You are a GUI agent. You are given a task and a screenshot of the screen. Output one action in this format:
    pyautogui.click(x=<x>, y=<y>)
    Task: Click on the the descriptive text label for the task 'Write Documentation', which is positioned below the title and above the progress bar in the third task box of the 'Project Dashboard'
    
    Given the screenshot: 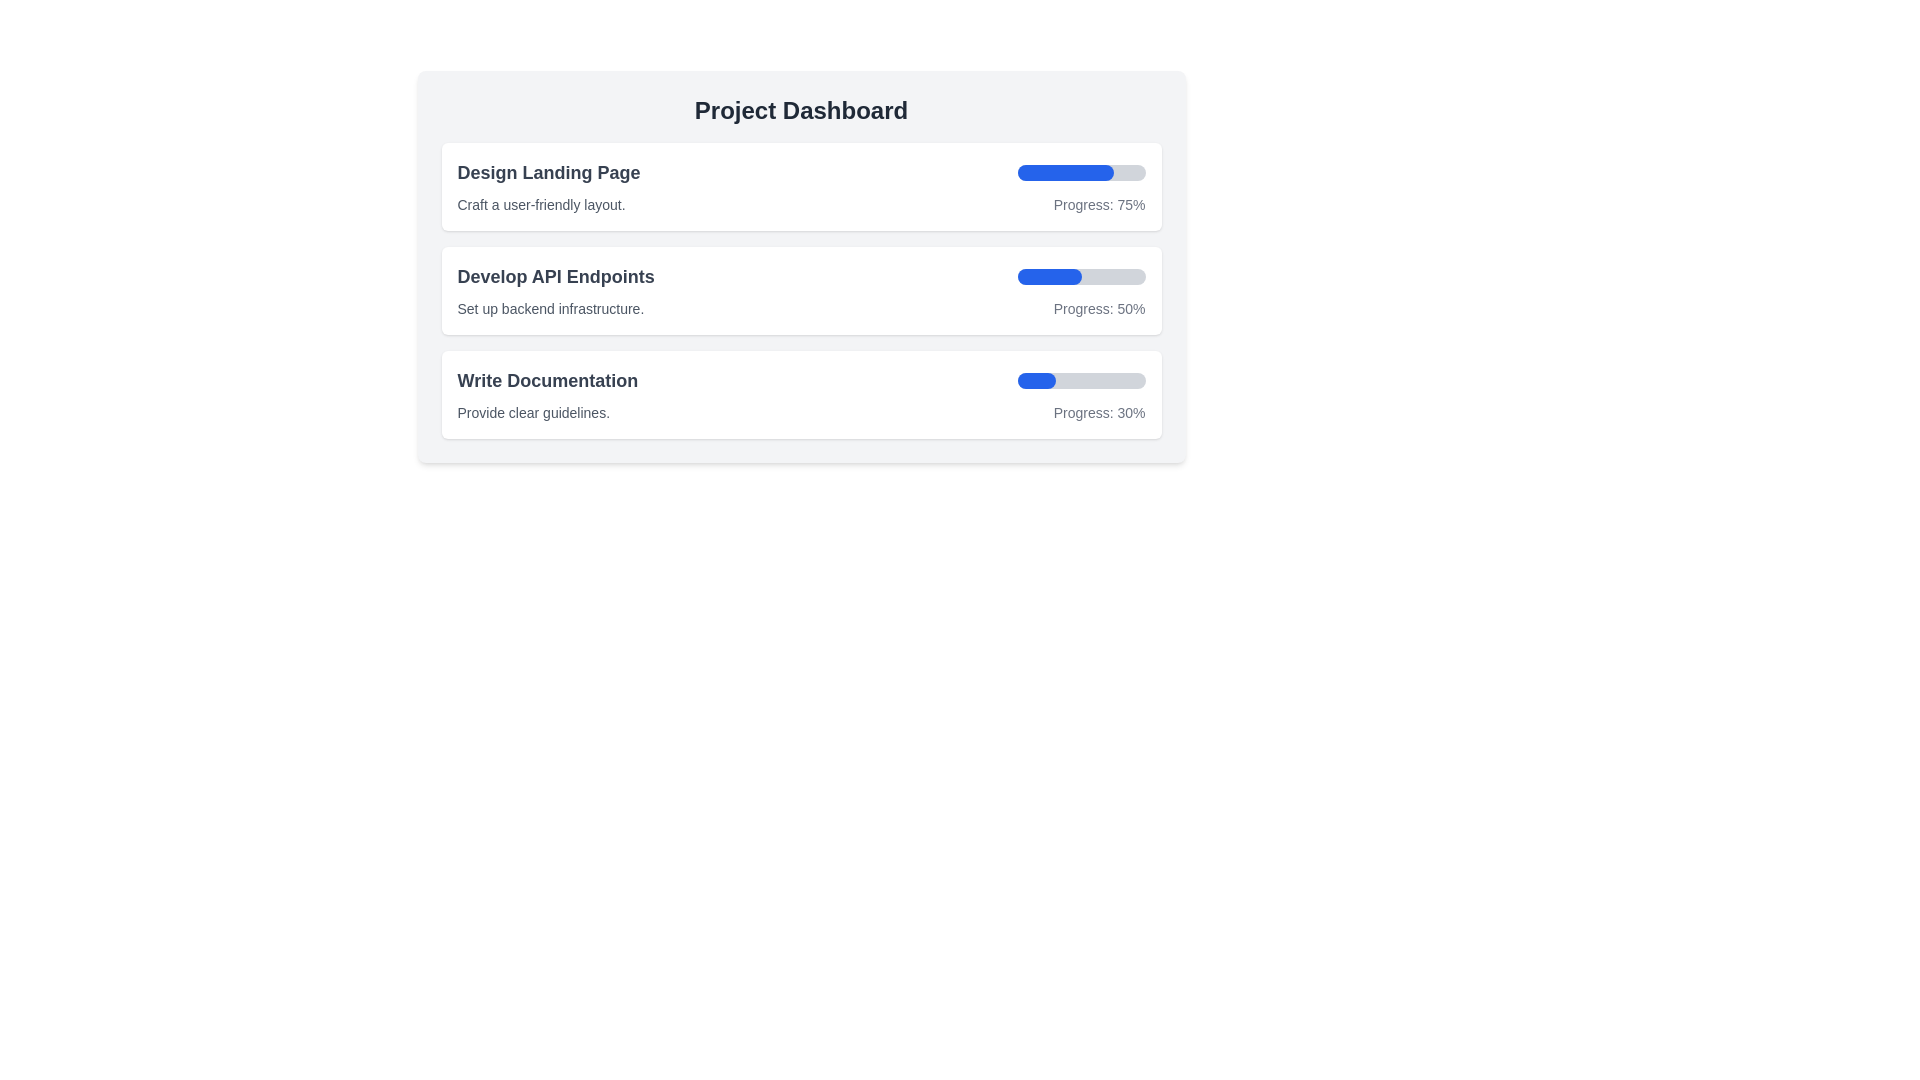 What is the action you would take?
    pyautogui.click(x=533, y=411)
    